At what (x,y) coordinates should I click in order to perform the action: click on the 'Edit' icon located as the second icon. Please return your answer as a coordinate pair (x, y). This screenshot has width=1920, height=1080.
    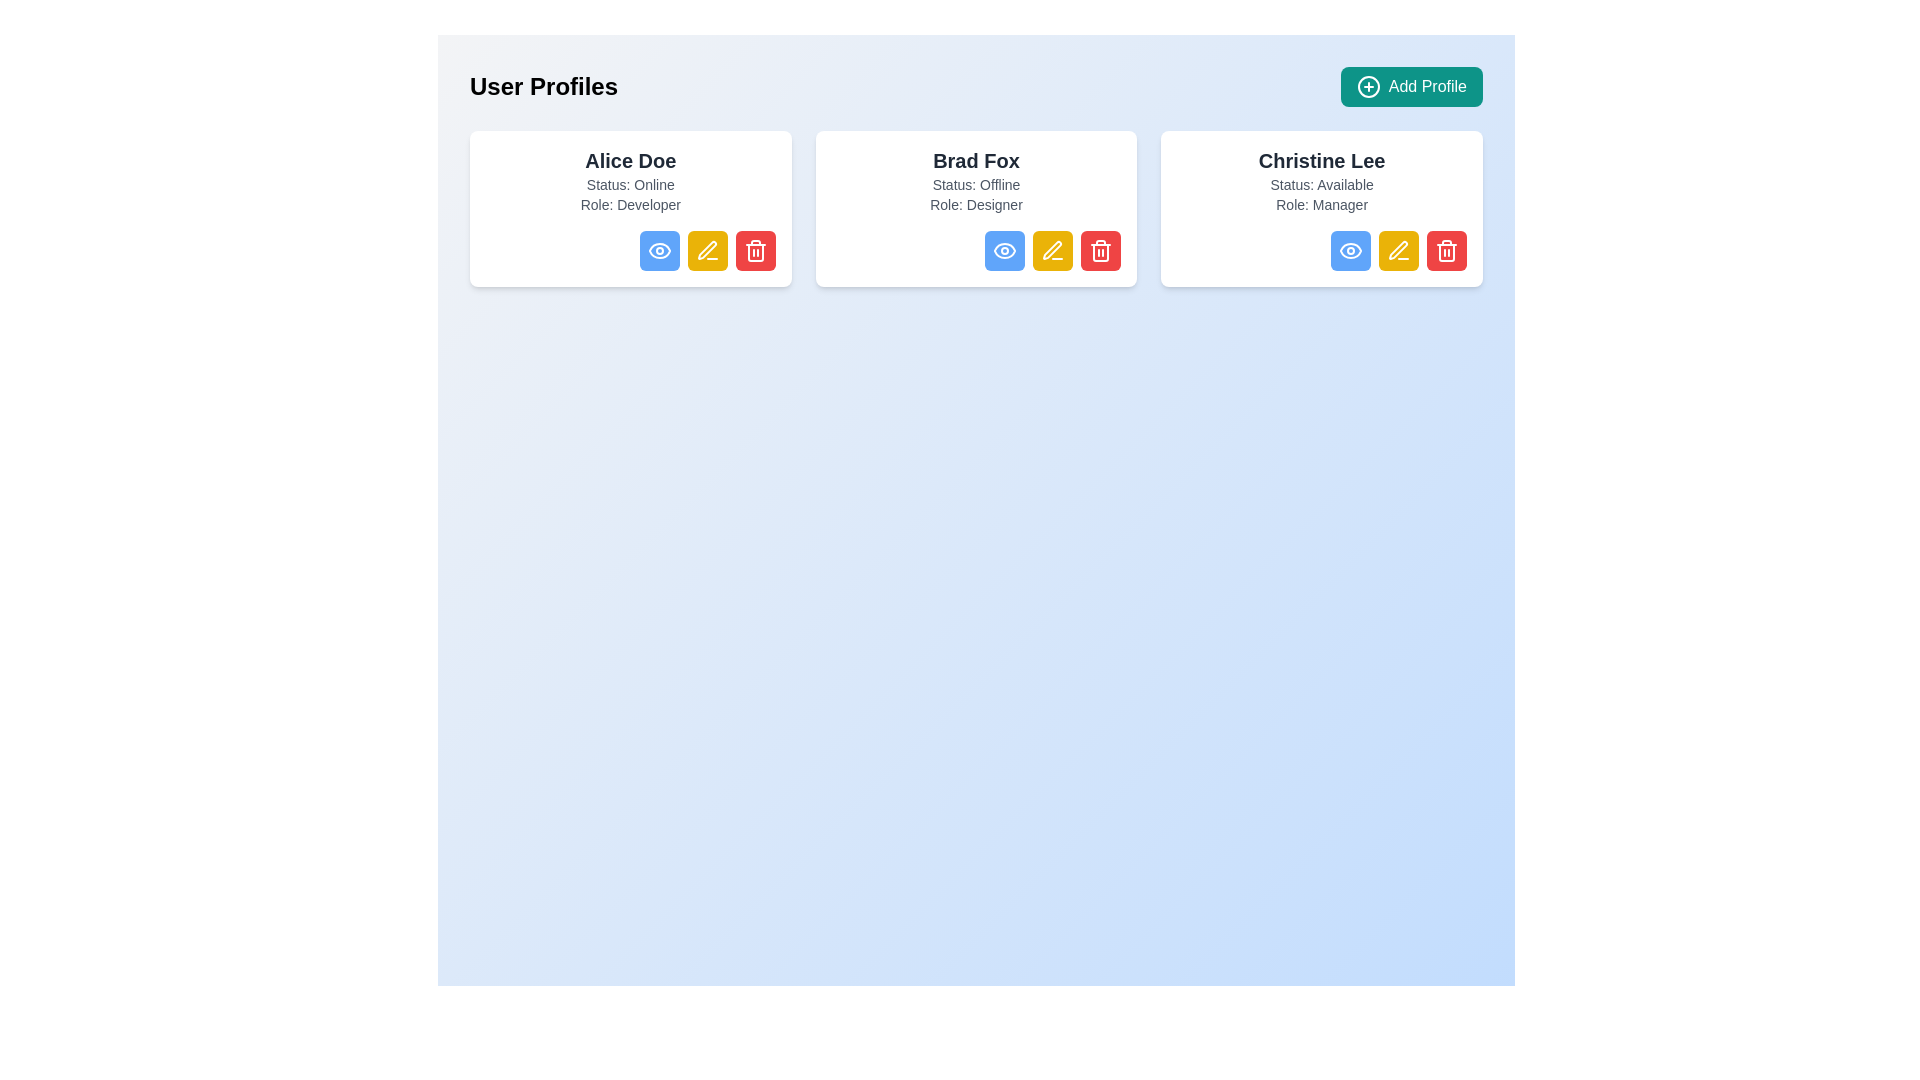
    Looking at the image, I should click on (1051, 249).